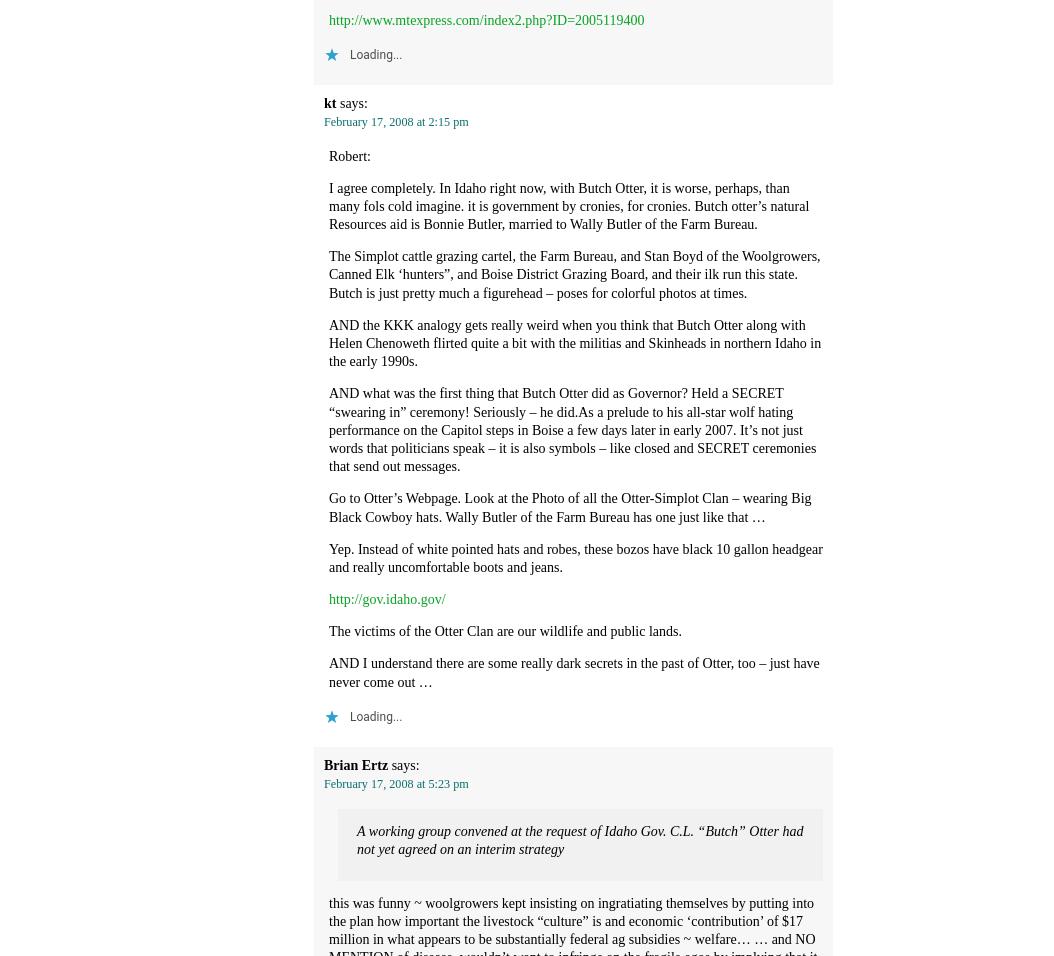  Describe the element at coordinates (504, 631) in the screenshot. I see `'The victims of the Otter Clan are our wildlife and public lands.'` at that location.